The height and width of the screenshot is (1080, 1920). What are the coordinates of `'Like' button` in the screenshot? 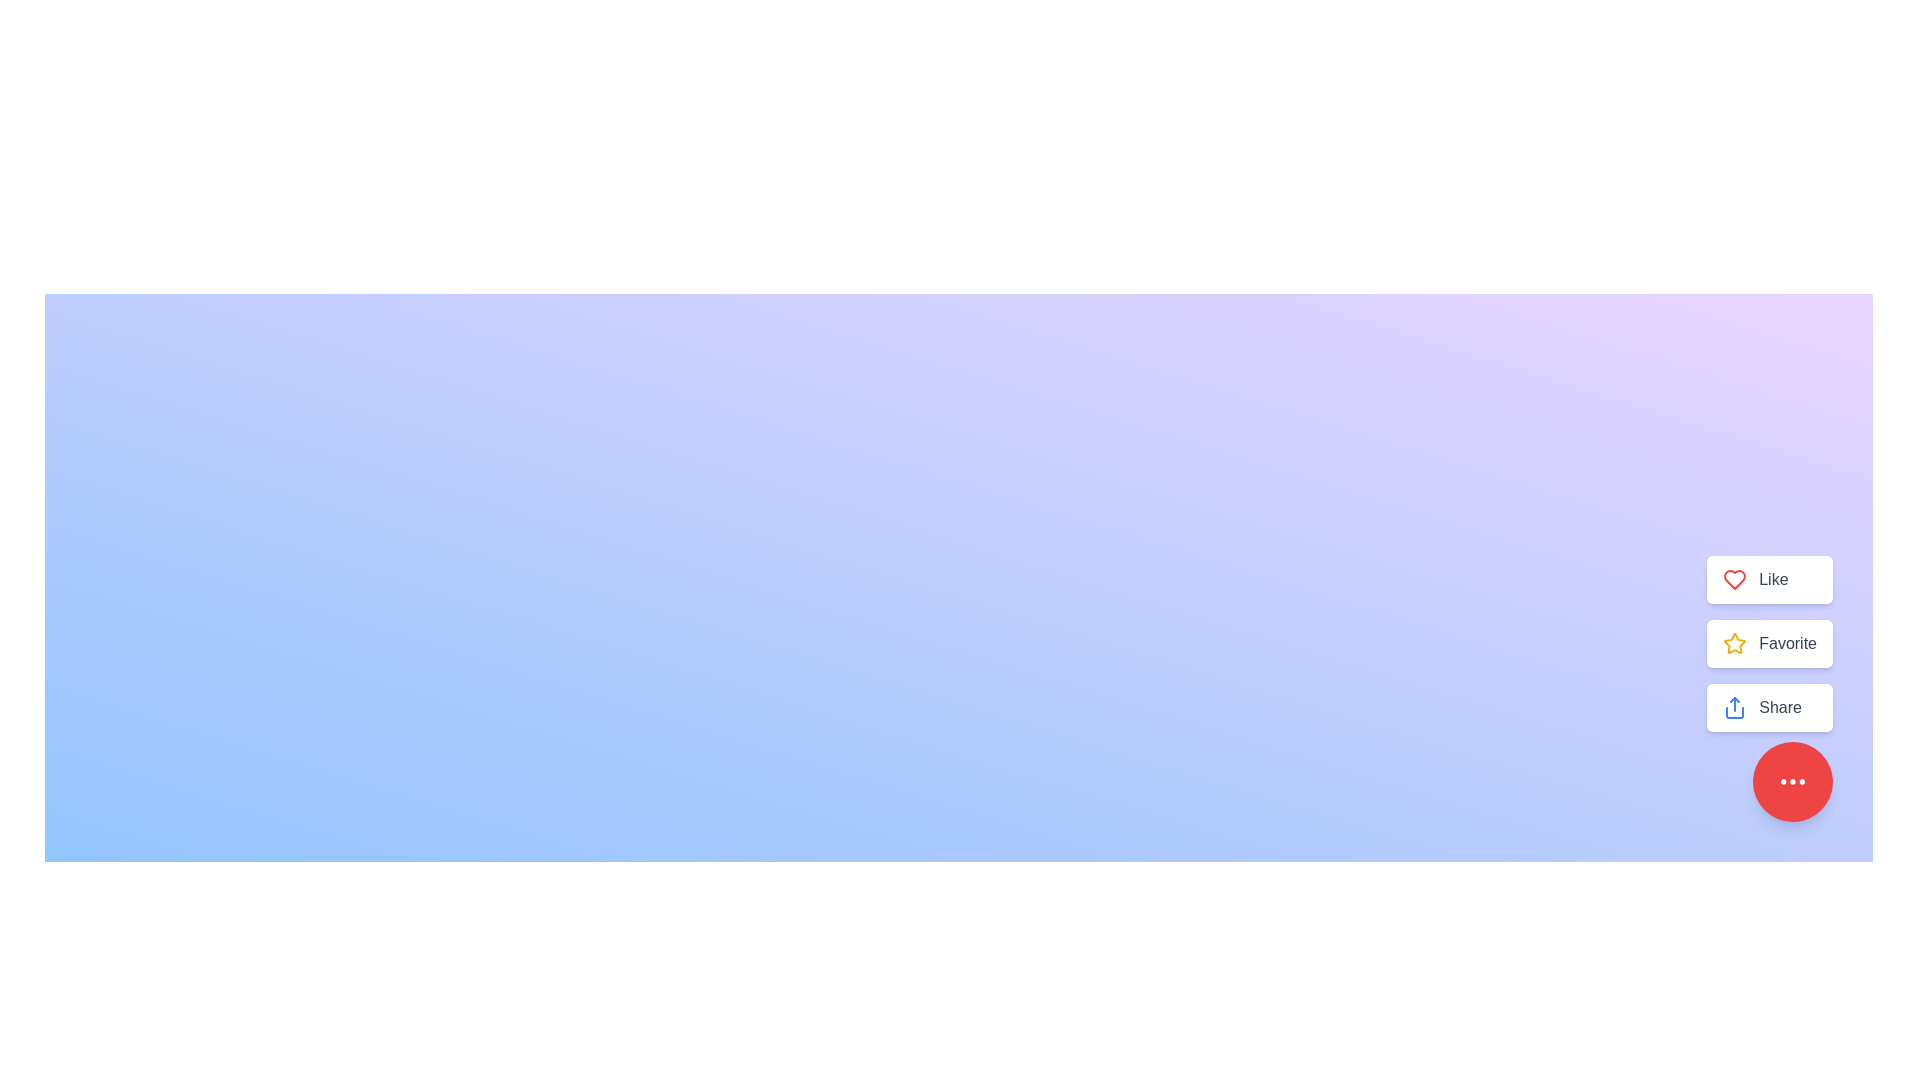 It's located at (1770, 579).